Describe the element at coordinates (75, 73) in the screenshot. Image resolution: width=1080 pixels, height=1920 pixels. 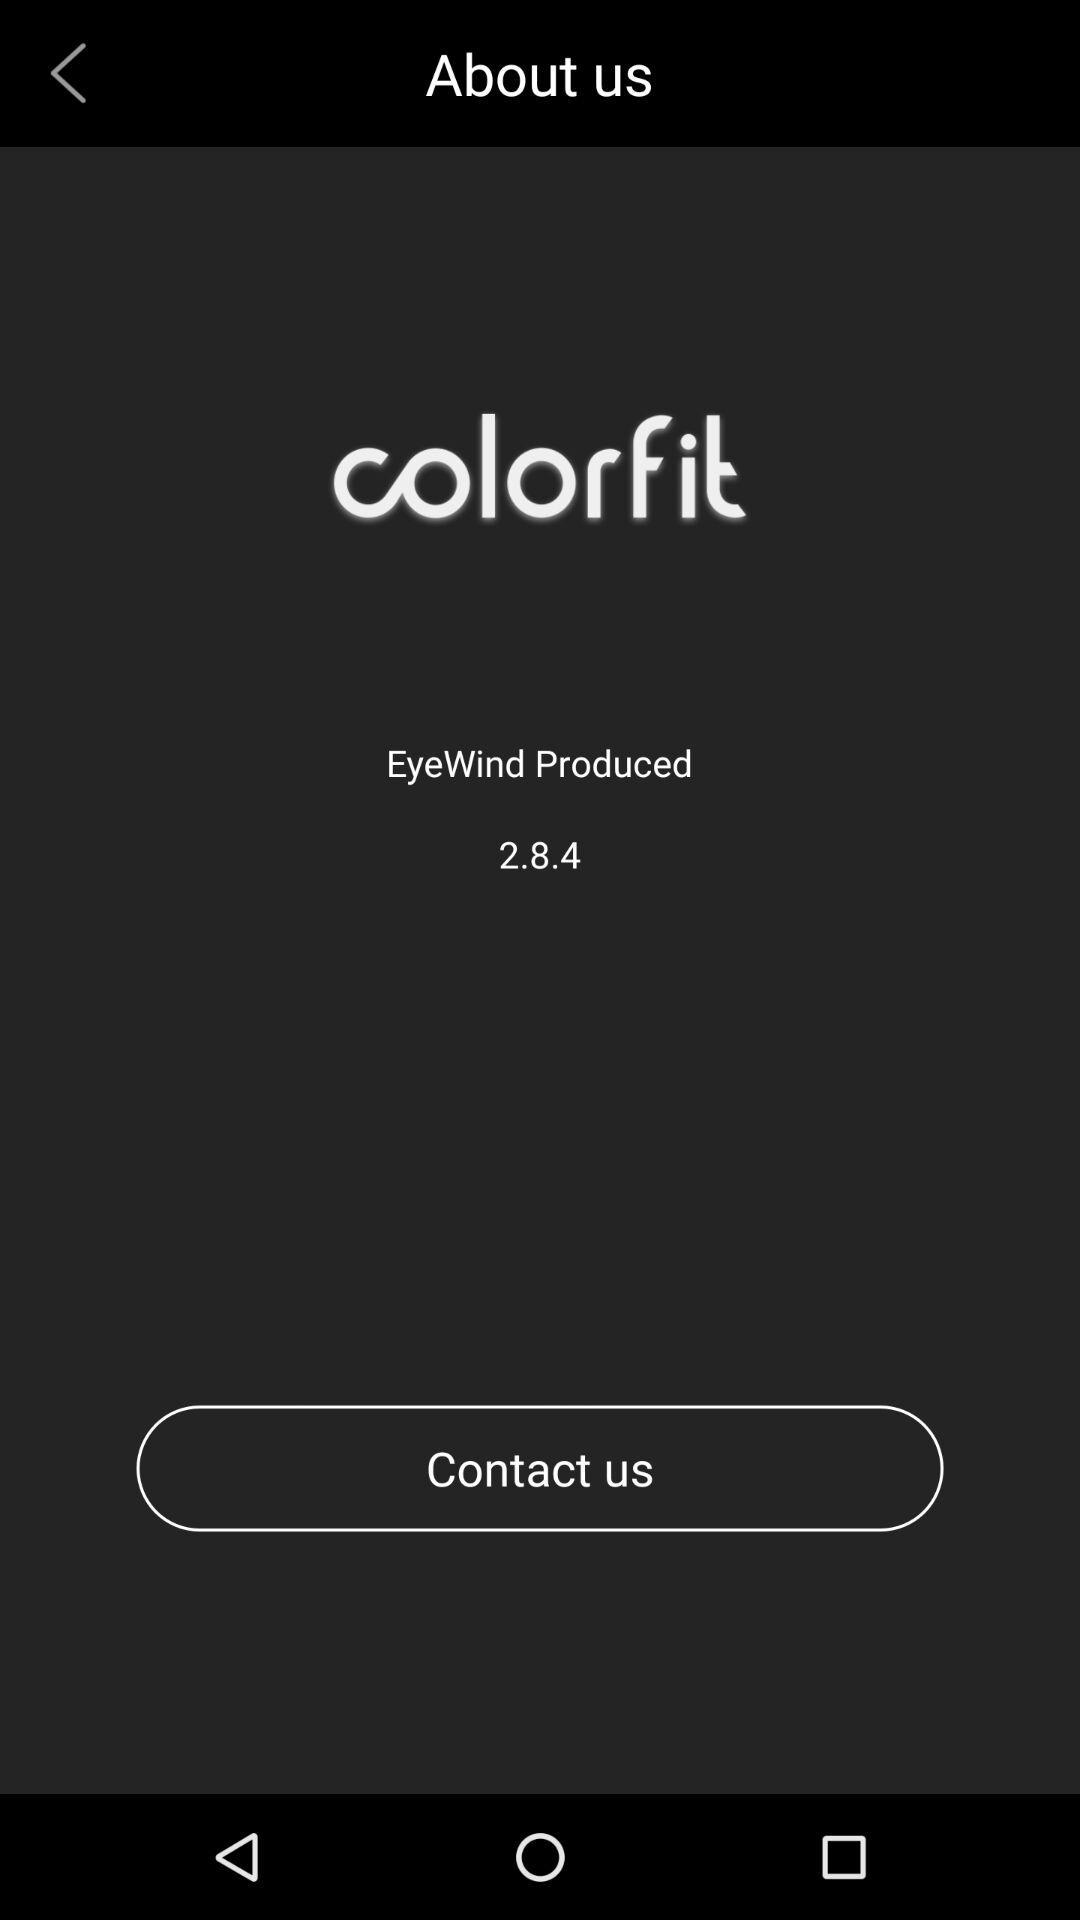
I see `previous` at that location.